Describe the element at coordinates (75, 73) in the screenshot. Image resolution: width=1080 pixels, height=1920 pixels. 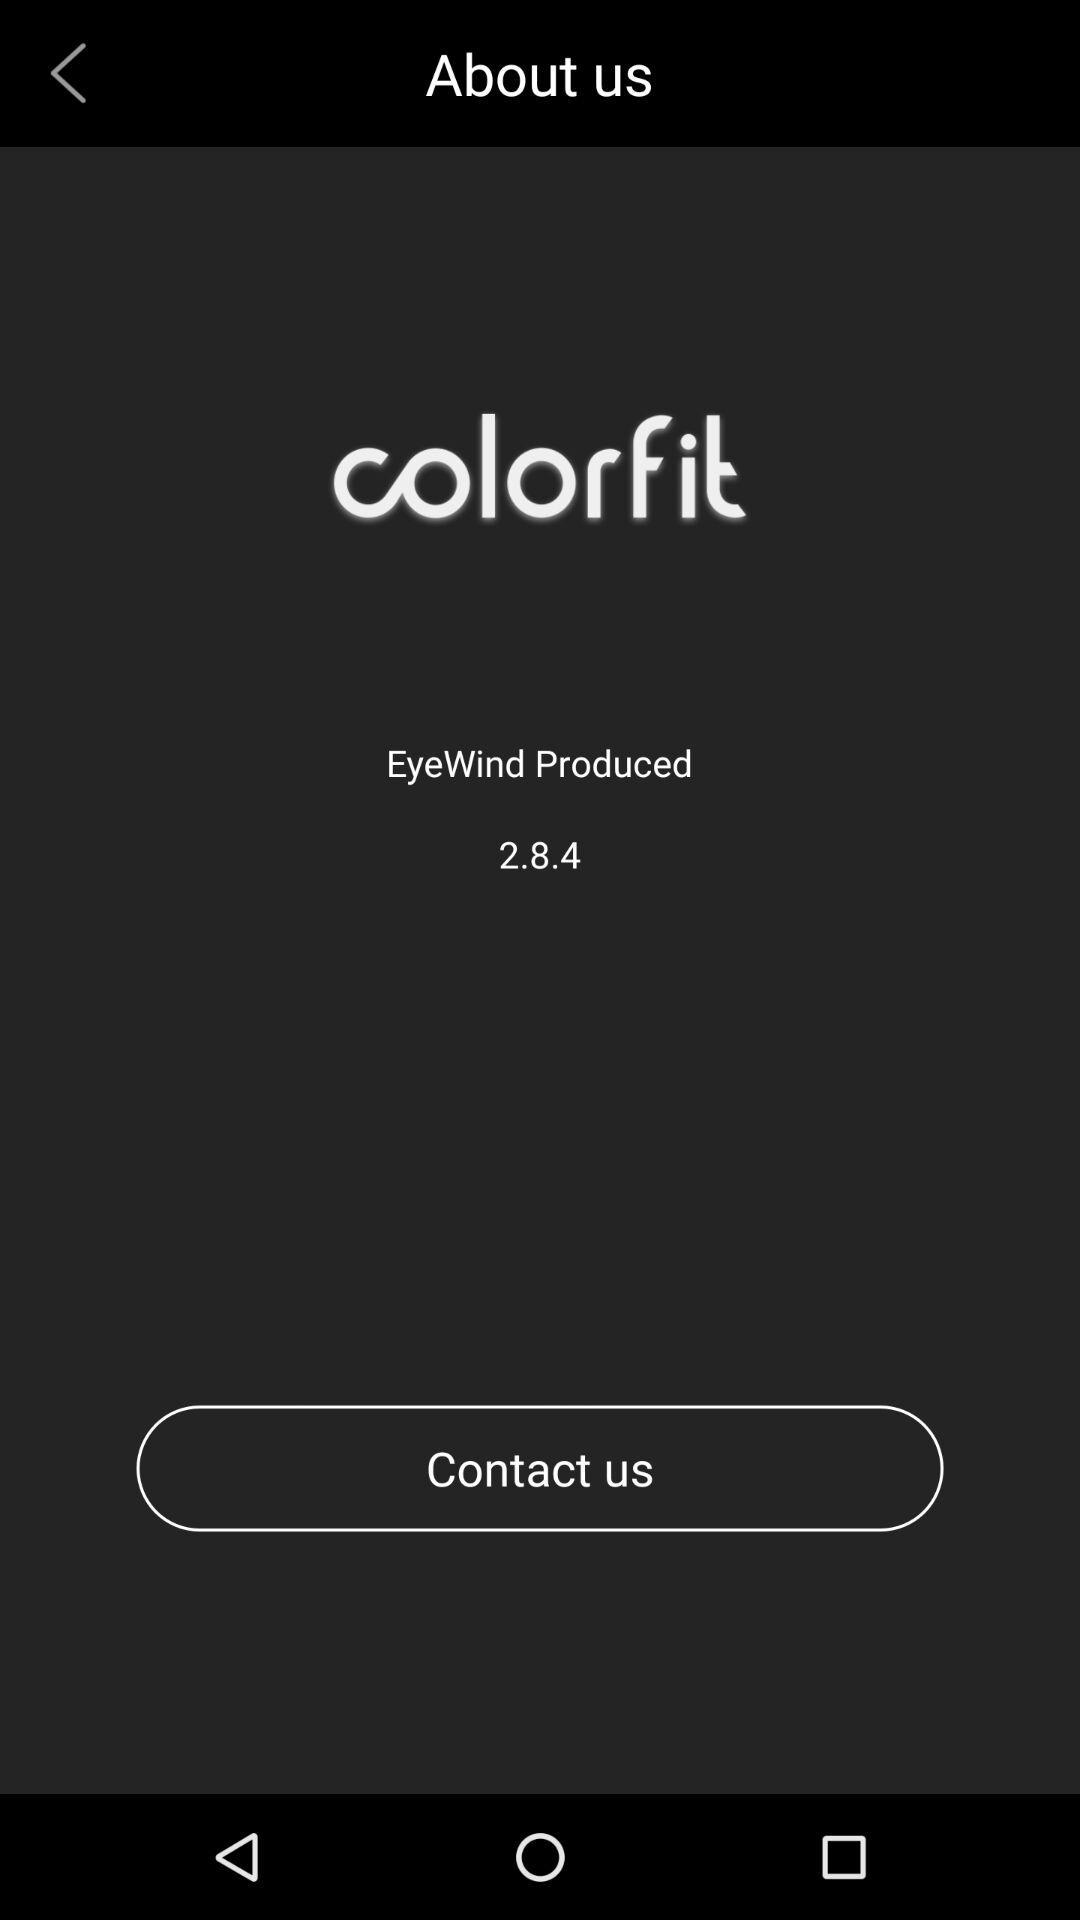
I see `previous` at that location.